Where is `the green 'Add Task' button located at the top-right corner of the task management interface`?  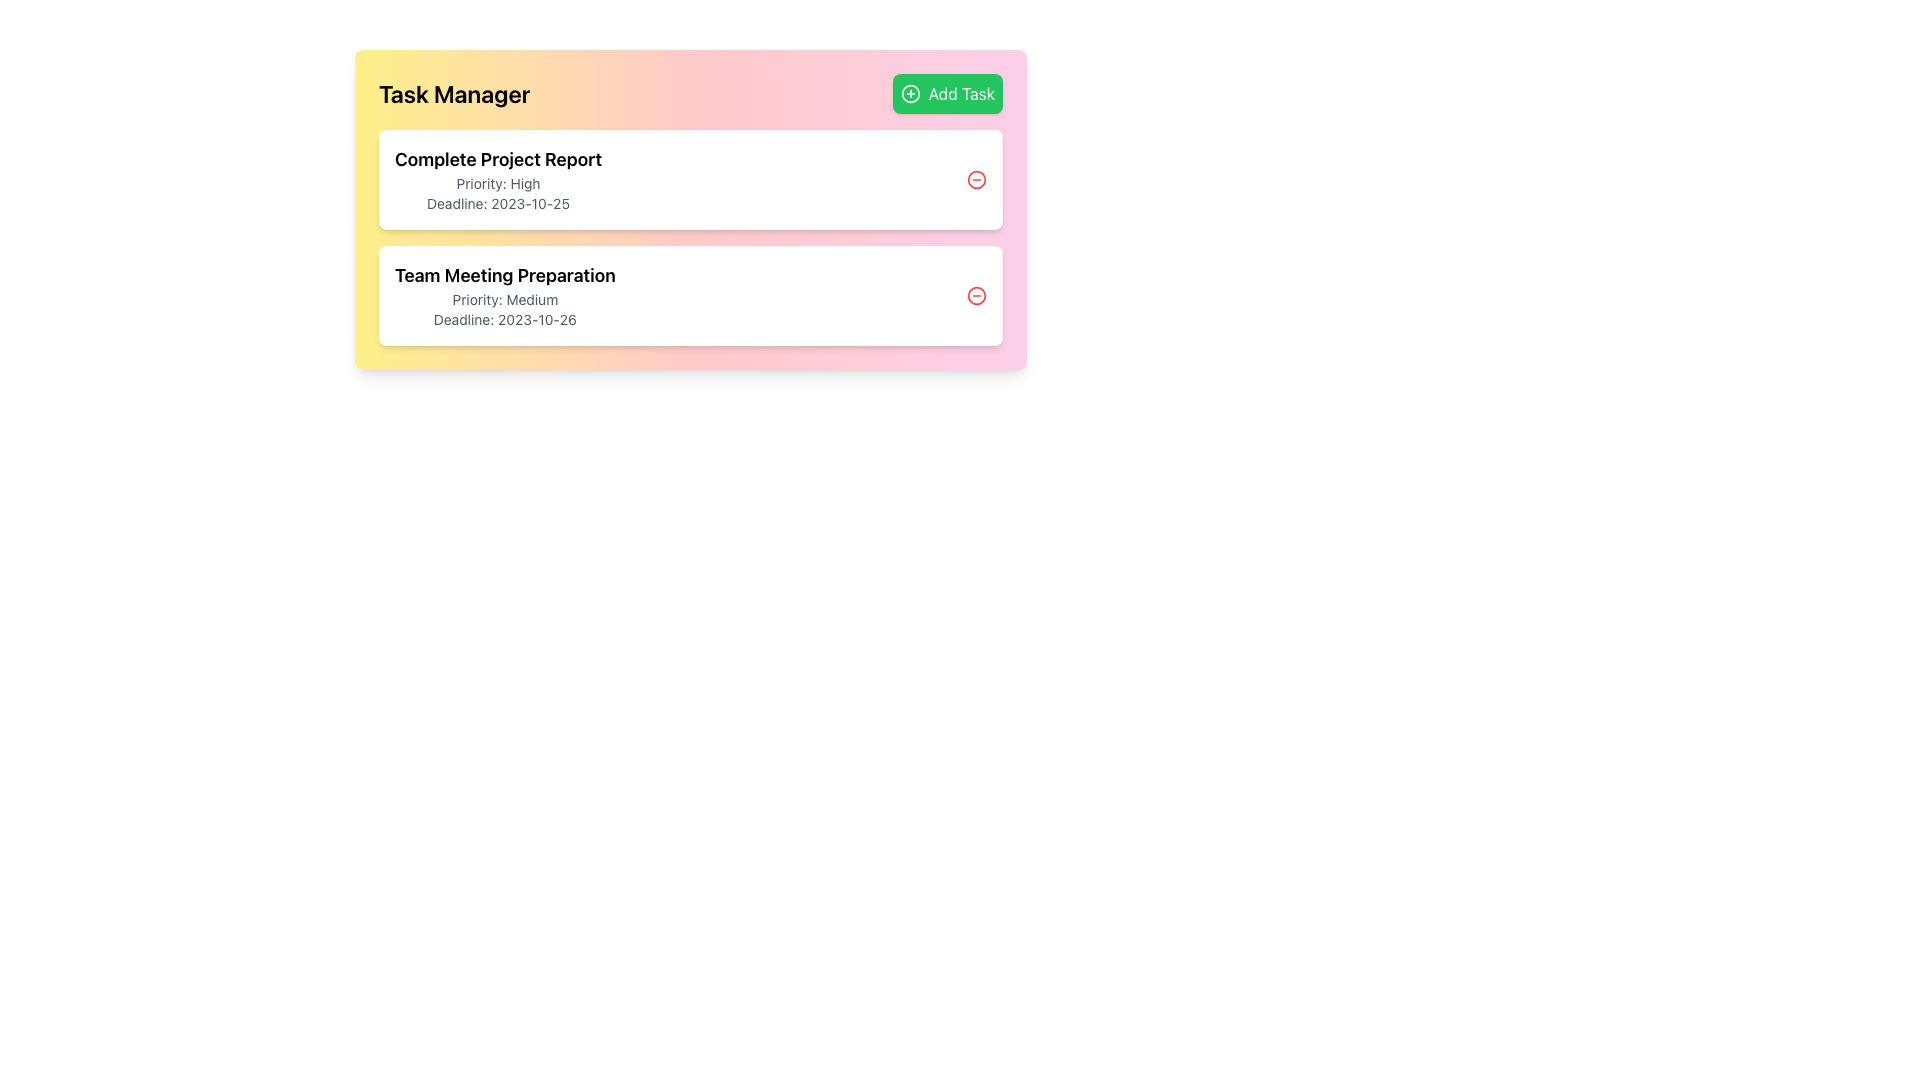
the green 'Add Task' button located at the top-right corner of the task management interface is located at coordinates (946, 93).